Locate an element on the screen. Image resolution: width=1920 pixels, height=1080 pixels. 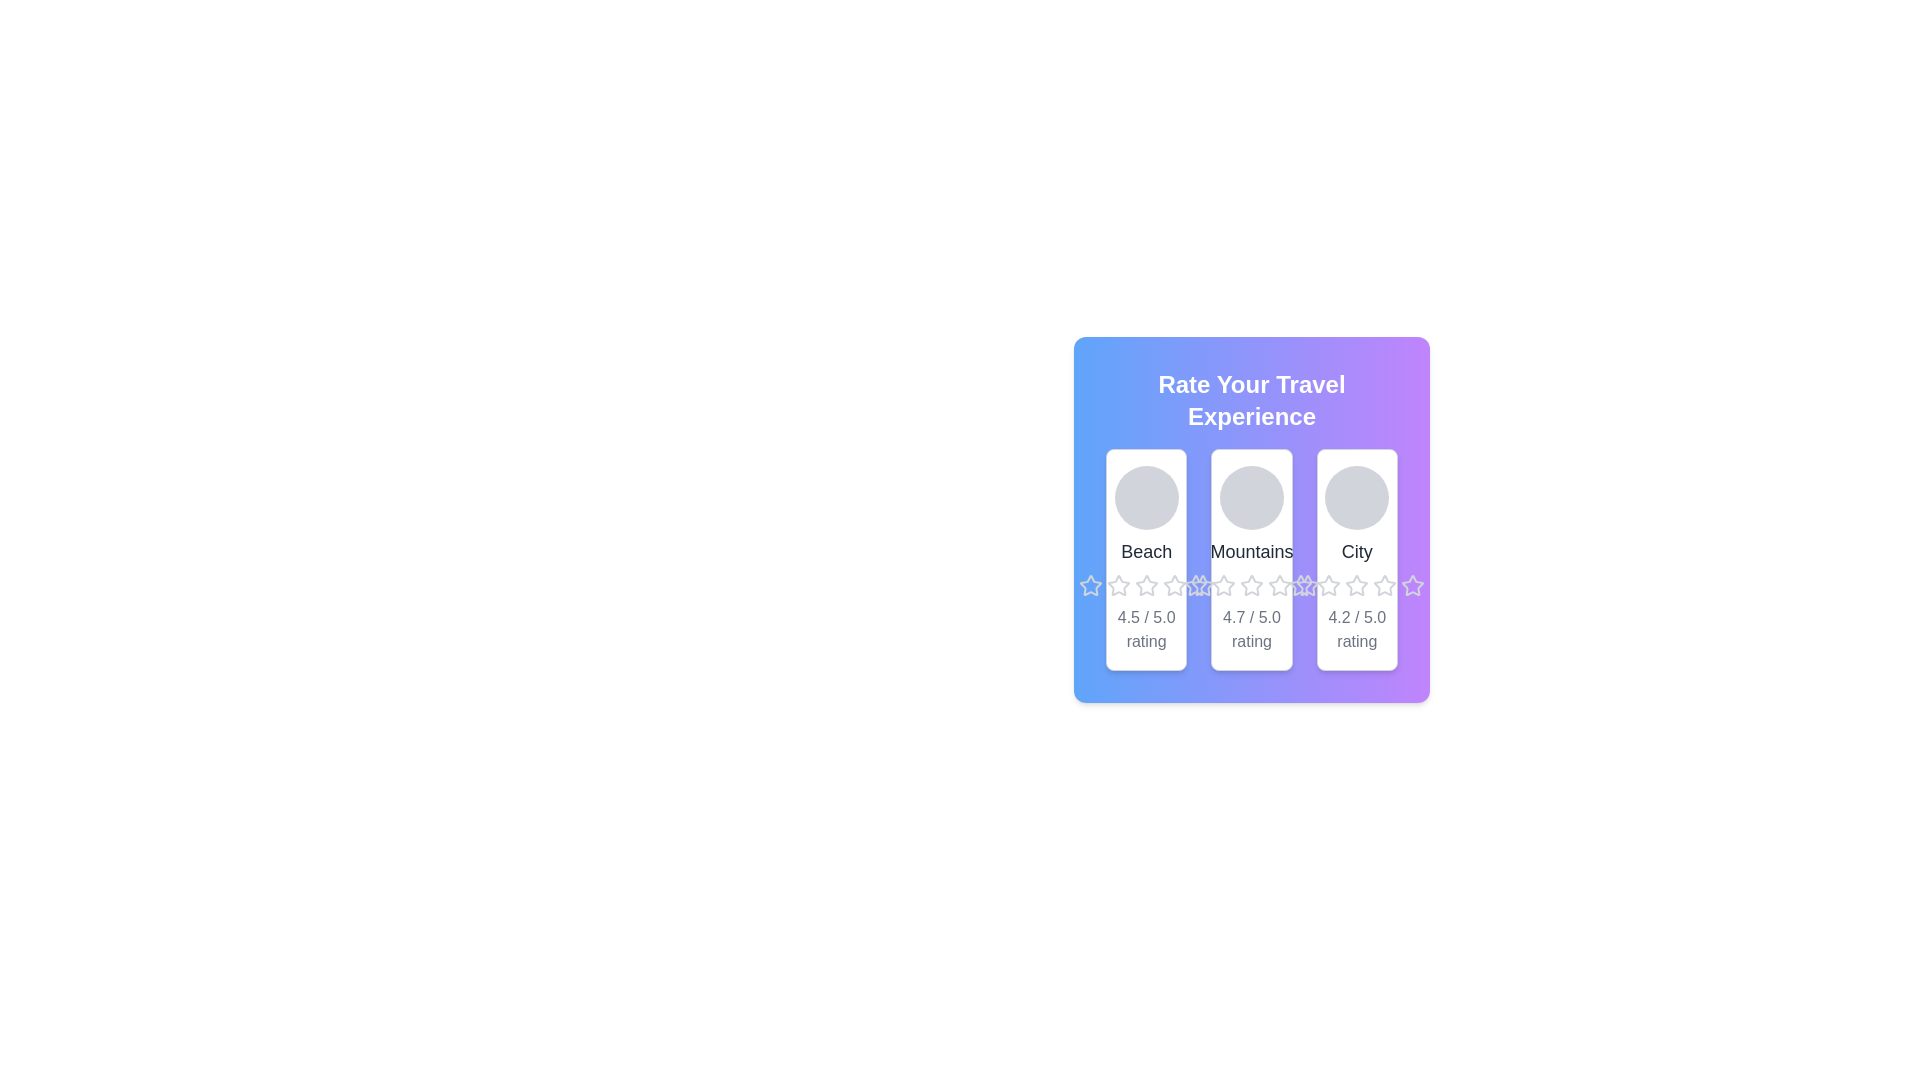
the third star is located at coordinates (1329, 585).